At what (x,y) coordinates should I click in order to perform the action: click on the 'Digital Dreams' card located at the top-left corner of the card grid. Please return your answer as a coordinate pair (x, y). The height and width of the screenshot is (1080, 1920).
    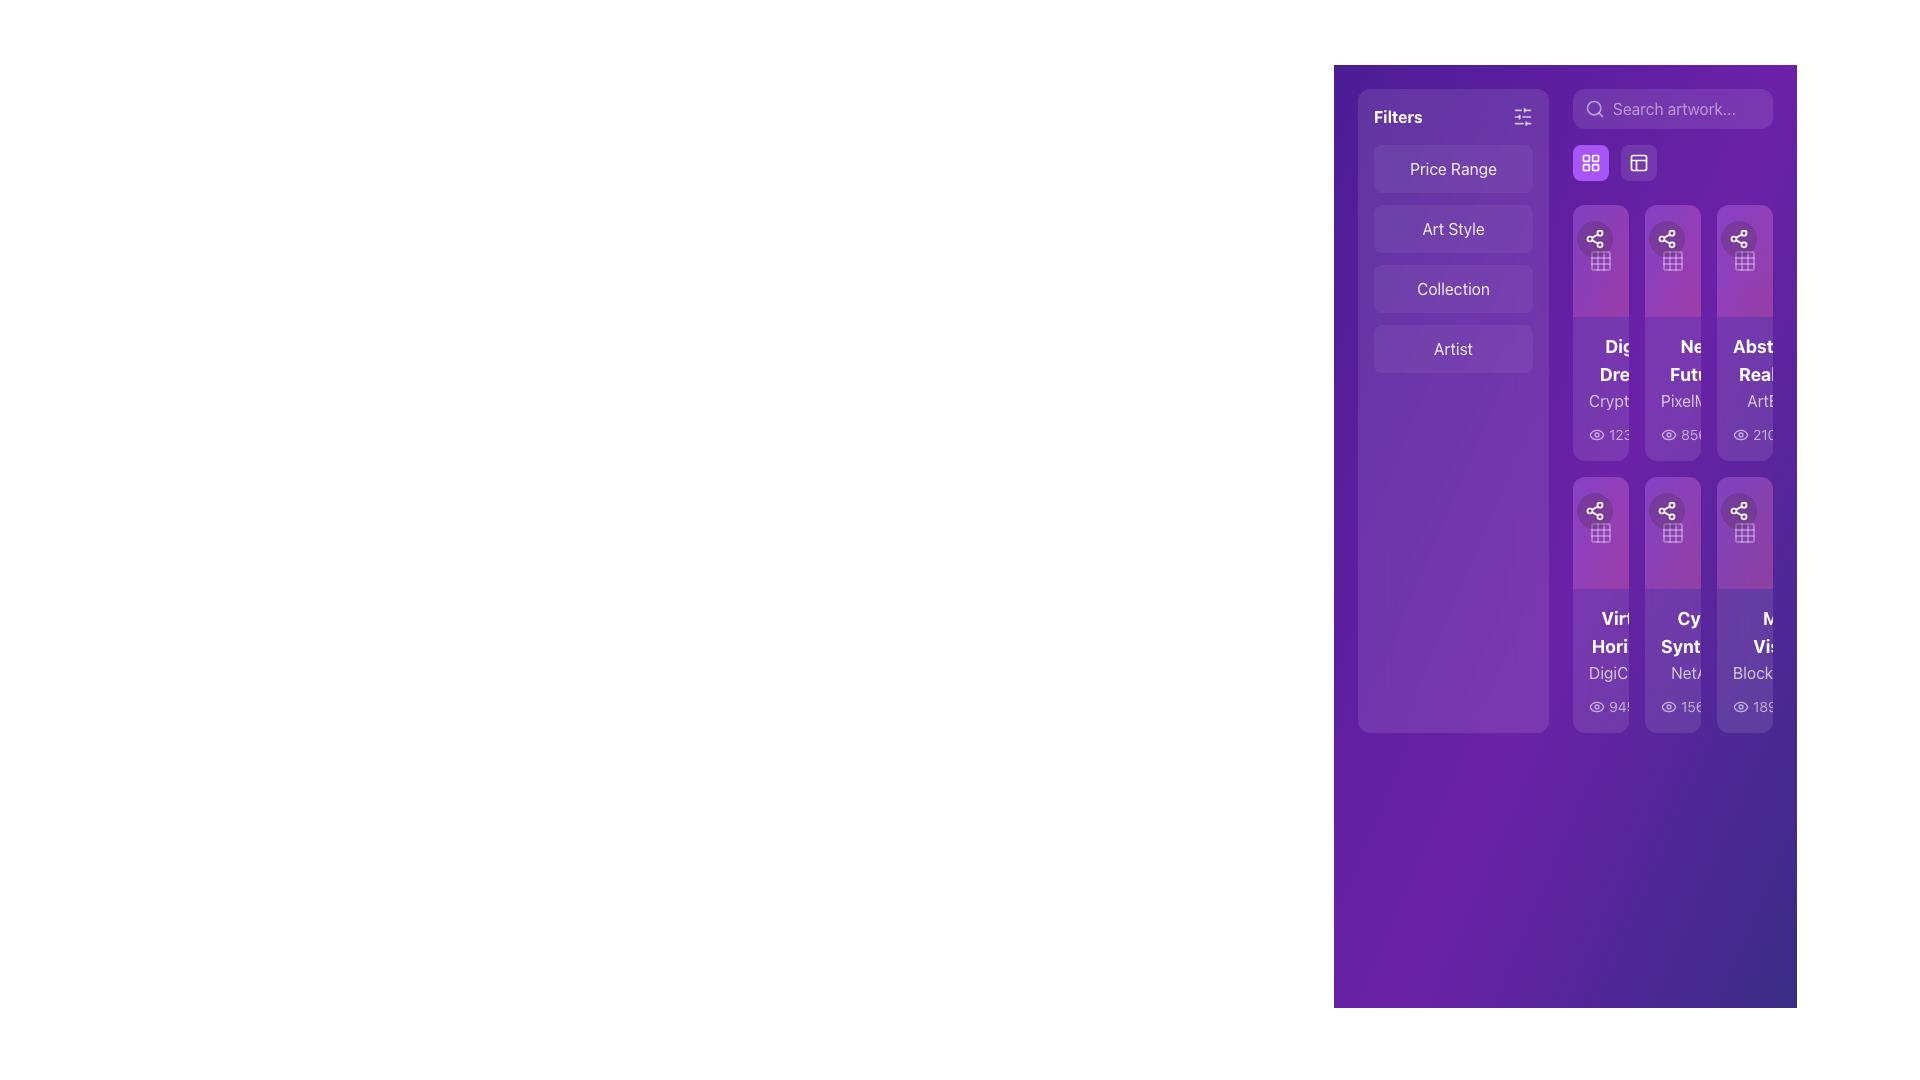
    Looking at the image, I should click on (1601, 389).